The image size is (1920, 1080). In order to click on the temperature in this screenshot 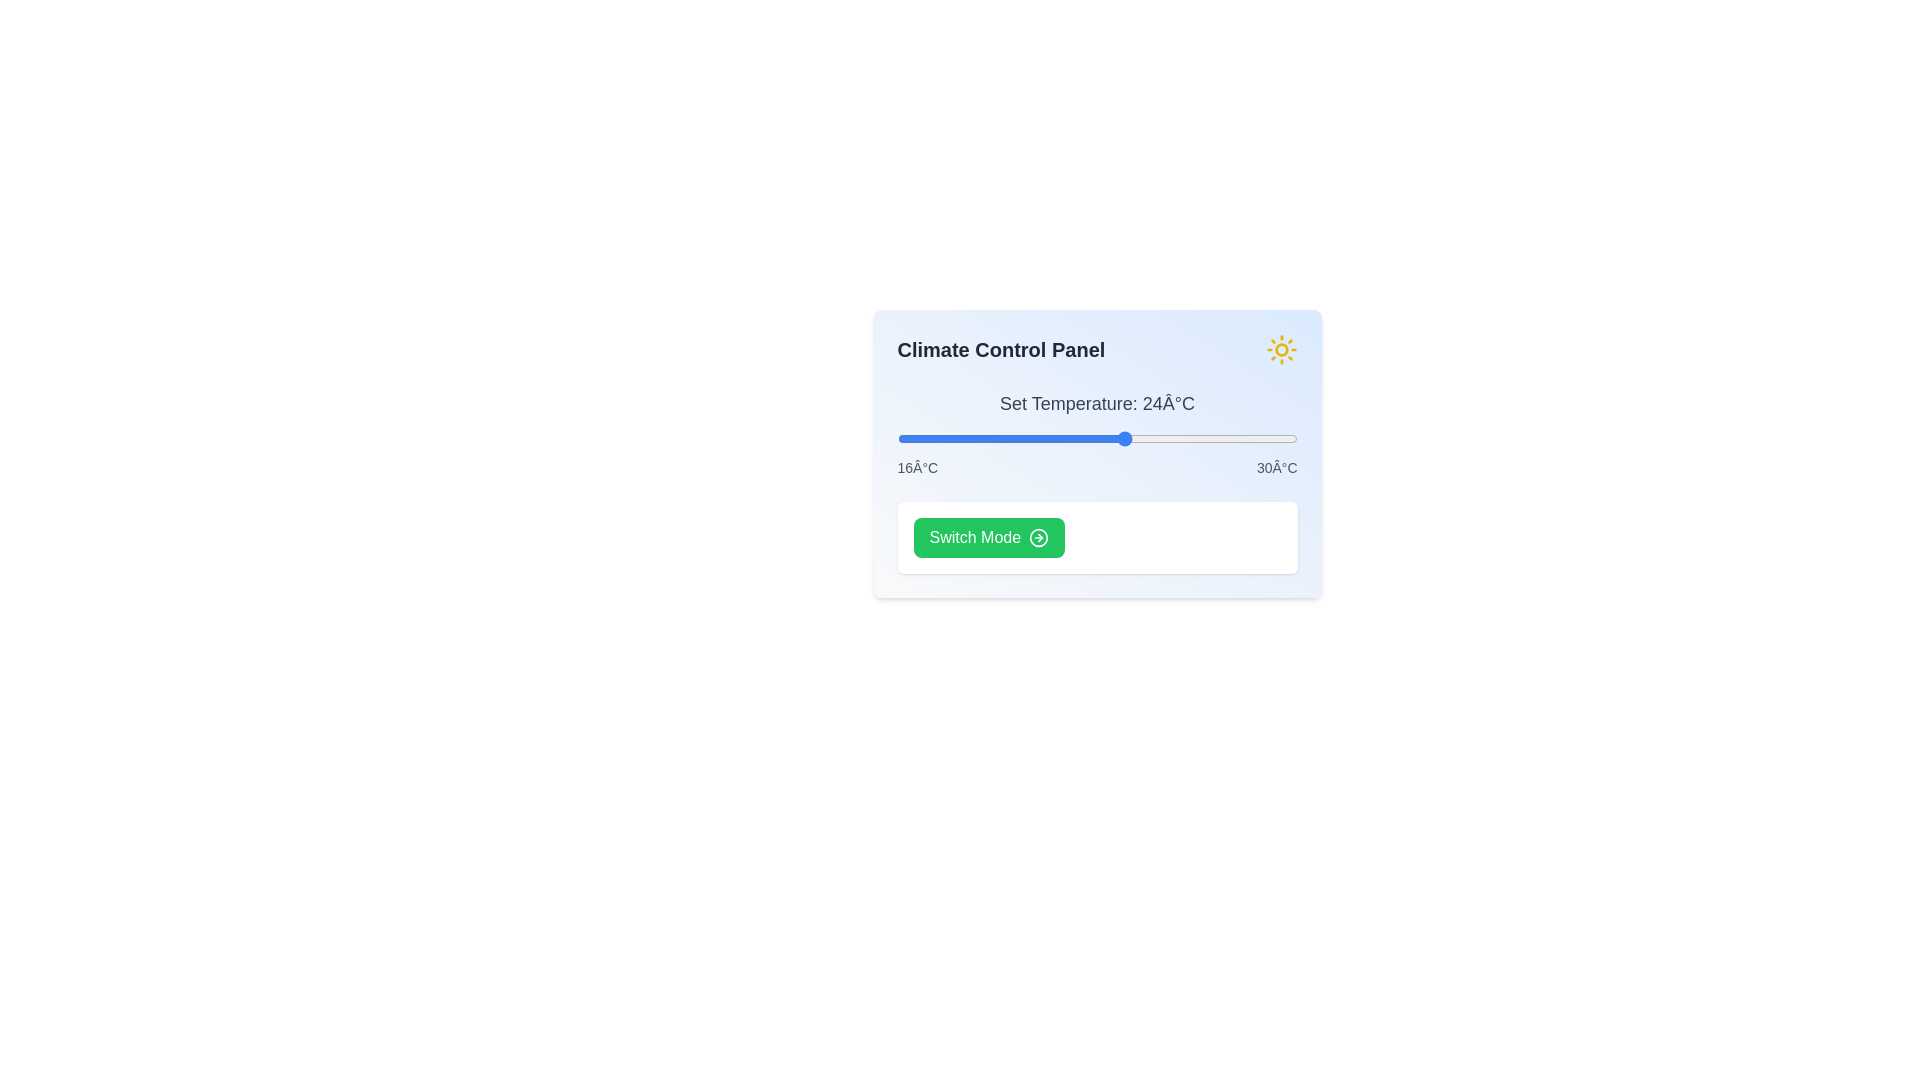, I will do `click(896, 438)`.